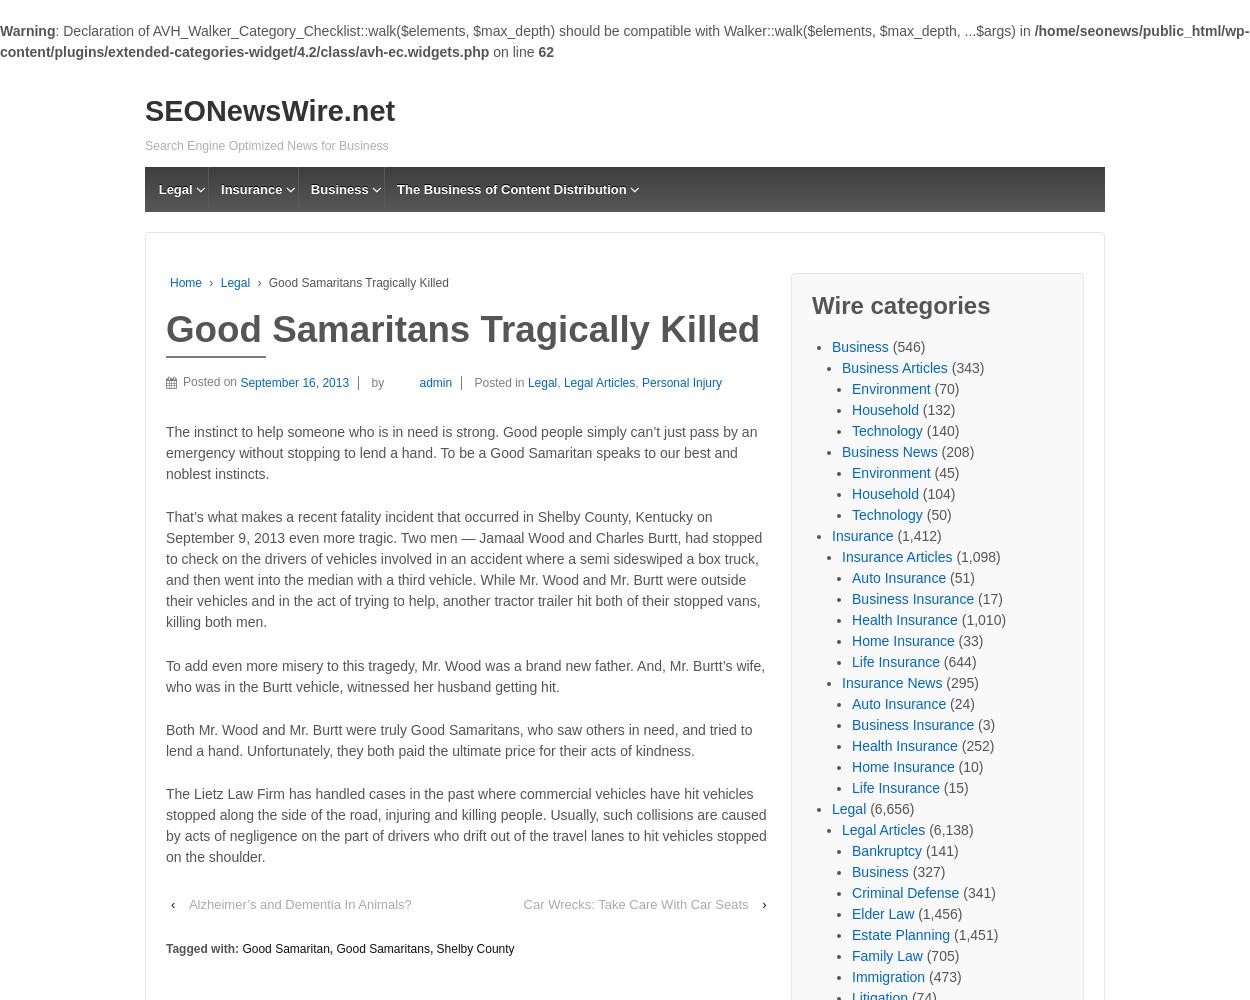 This screenshot has width=1250, height=1000. What do you see at coordinates (353, 182) in the screenshot?
I see `'Business Articles'` at bounding box center [353, 182].